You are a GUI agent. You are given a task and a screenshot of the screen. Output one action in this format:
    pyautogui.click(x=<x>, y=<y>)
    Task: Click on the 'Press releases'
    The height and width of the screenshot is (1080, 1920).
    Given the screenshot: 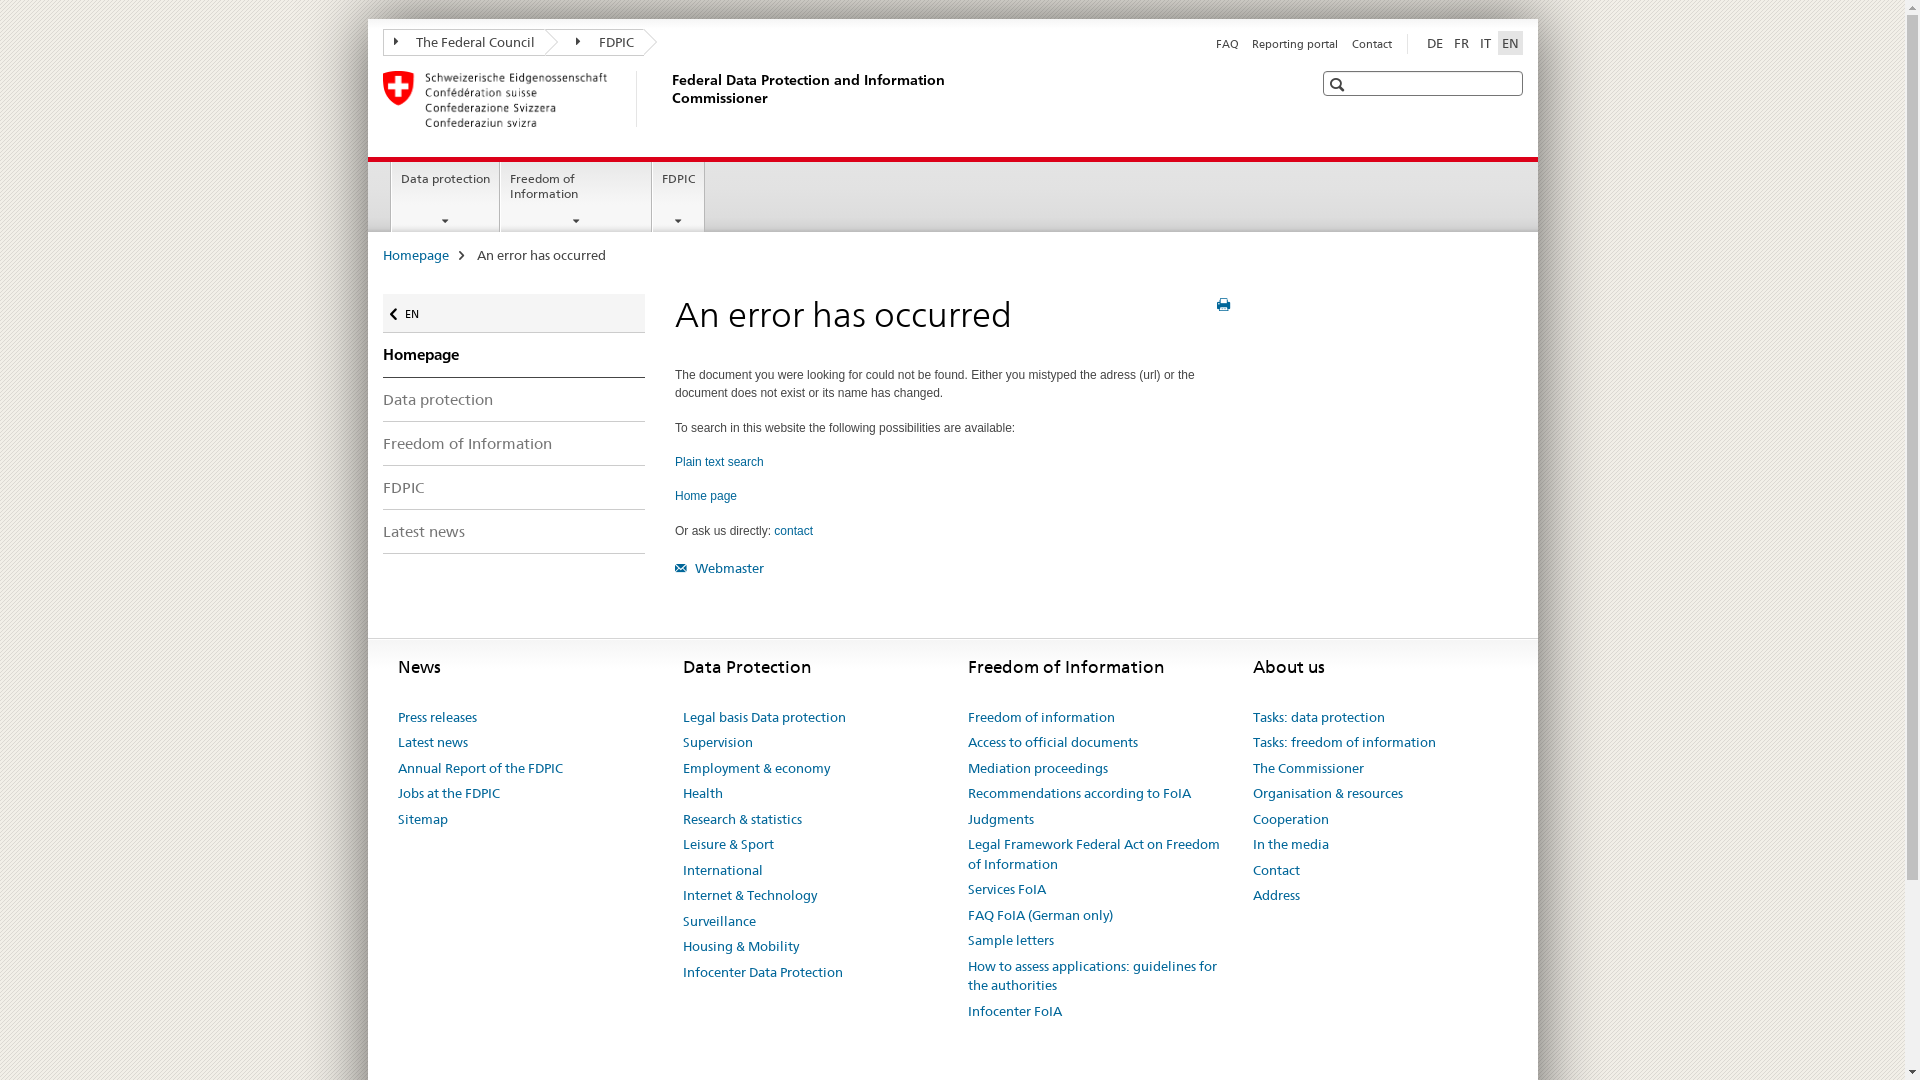 What is the action you would take?
    pyautogui.click(x=436, y=716)
    